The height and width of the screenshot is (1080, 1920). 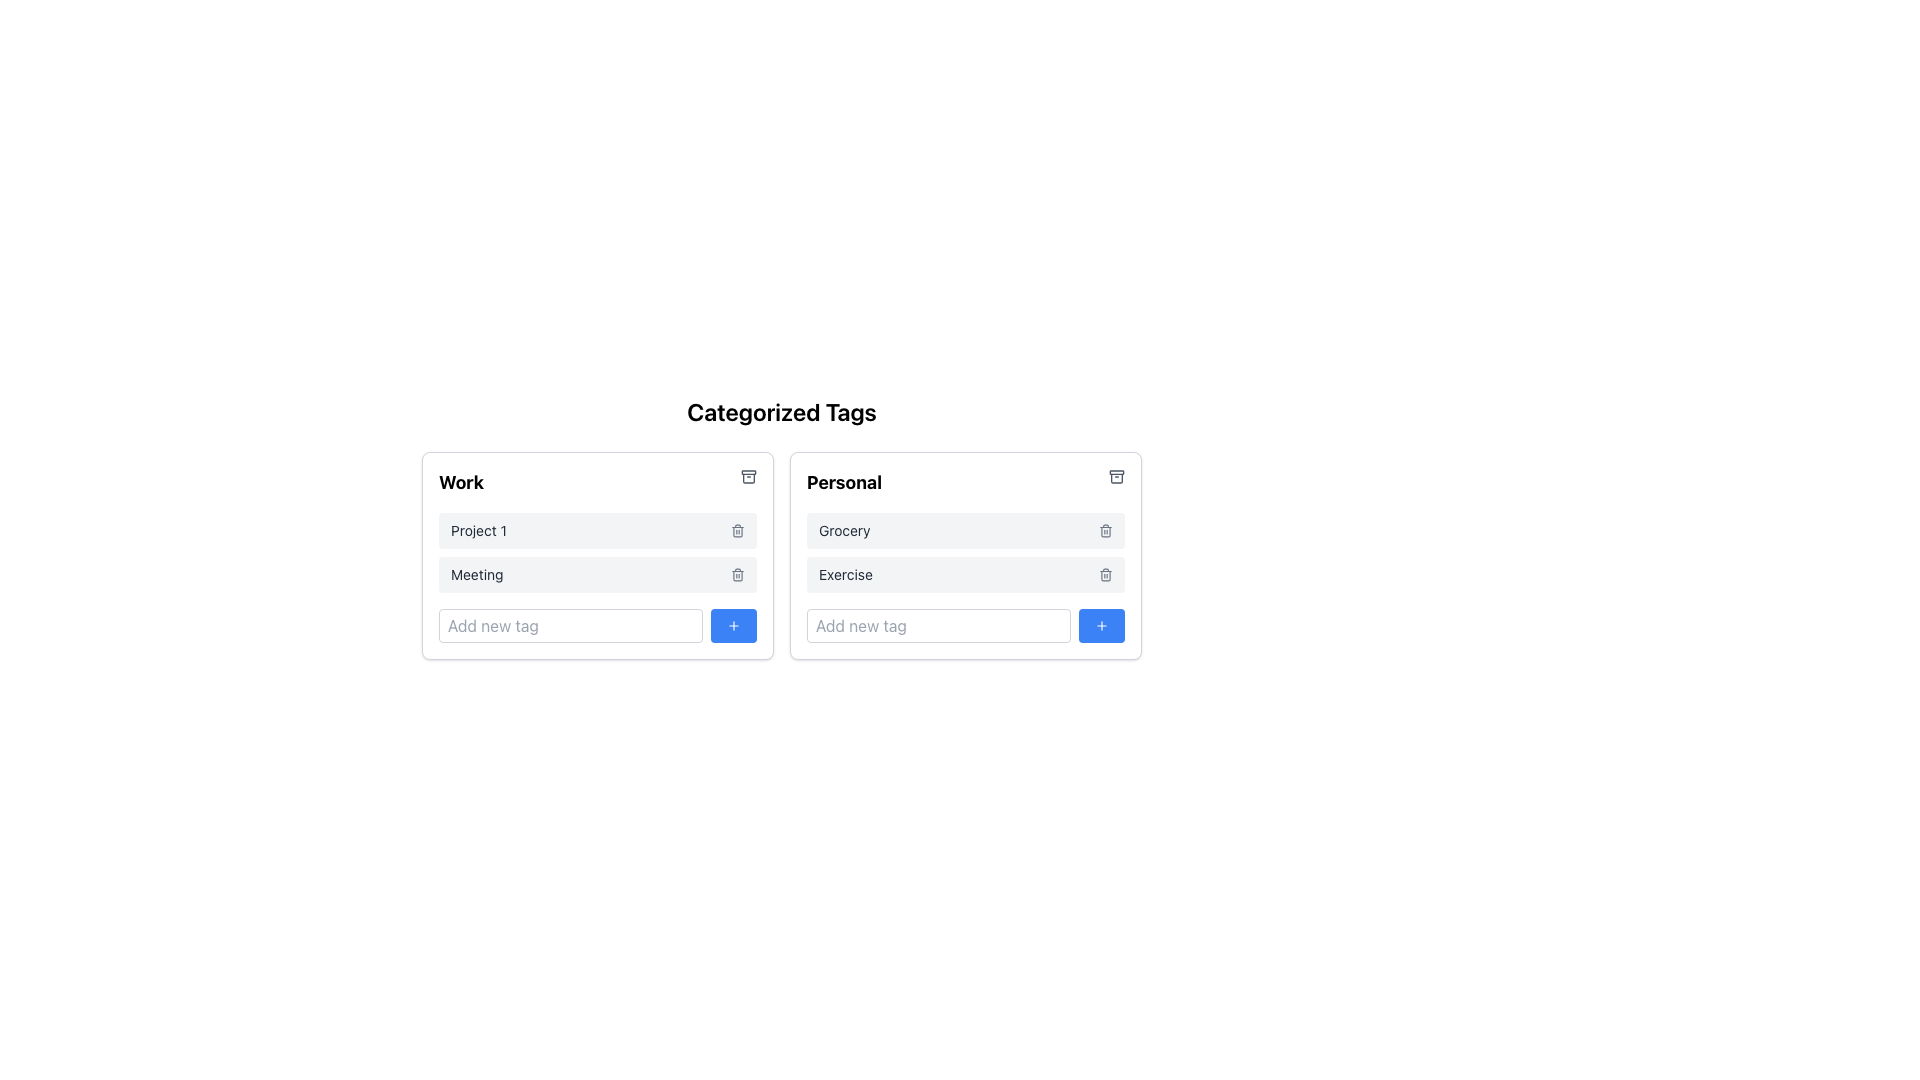 I want to click on the second trash icon button located inside the 'Work' category section, adjacent to the 'Meeting' text, so click(x=737, y=574).